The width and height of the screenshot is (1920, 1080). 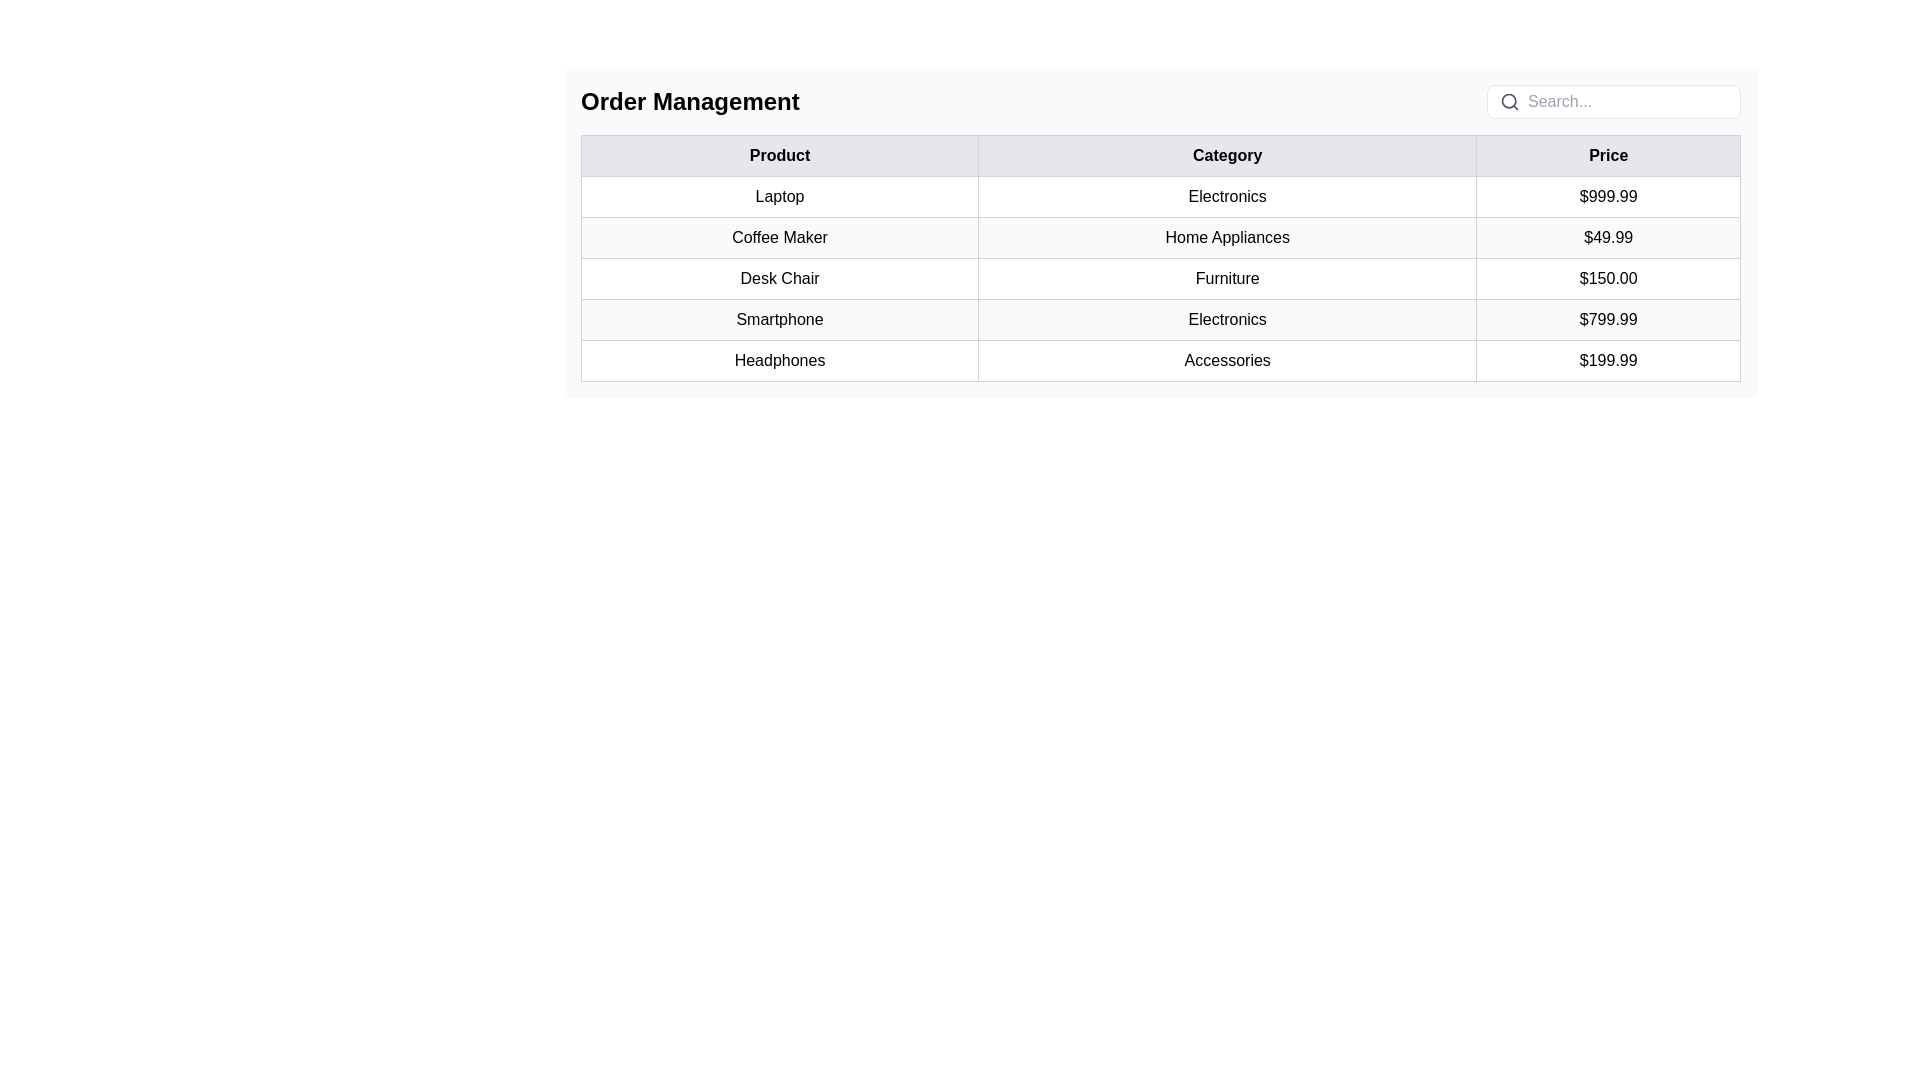 I want to click on the table cell containing the text 'Smartphone' in the 'Product' column, which is styled with a light gray border and centered text, so click(x=779, y=319).